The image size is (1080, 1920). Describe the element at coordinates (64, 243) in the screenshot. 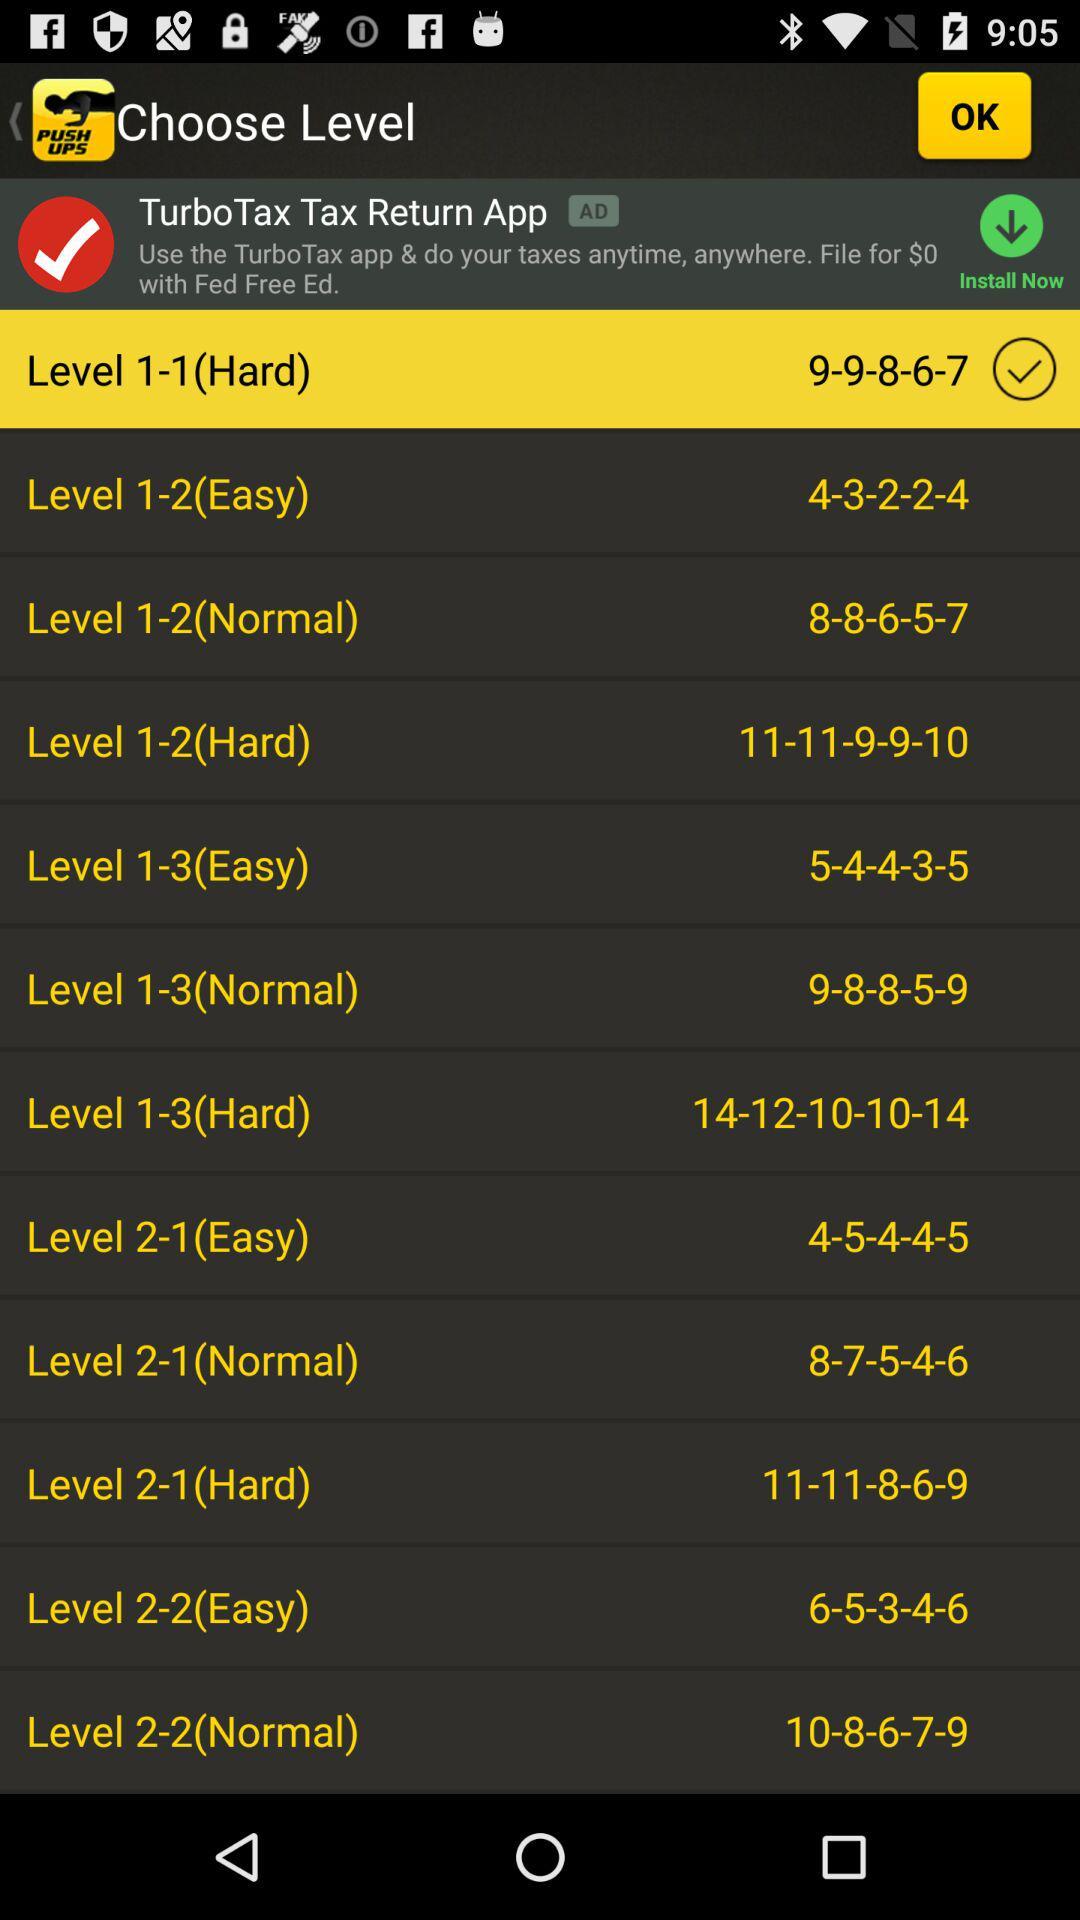

I see `open` at that location.